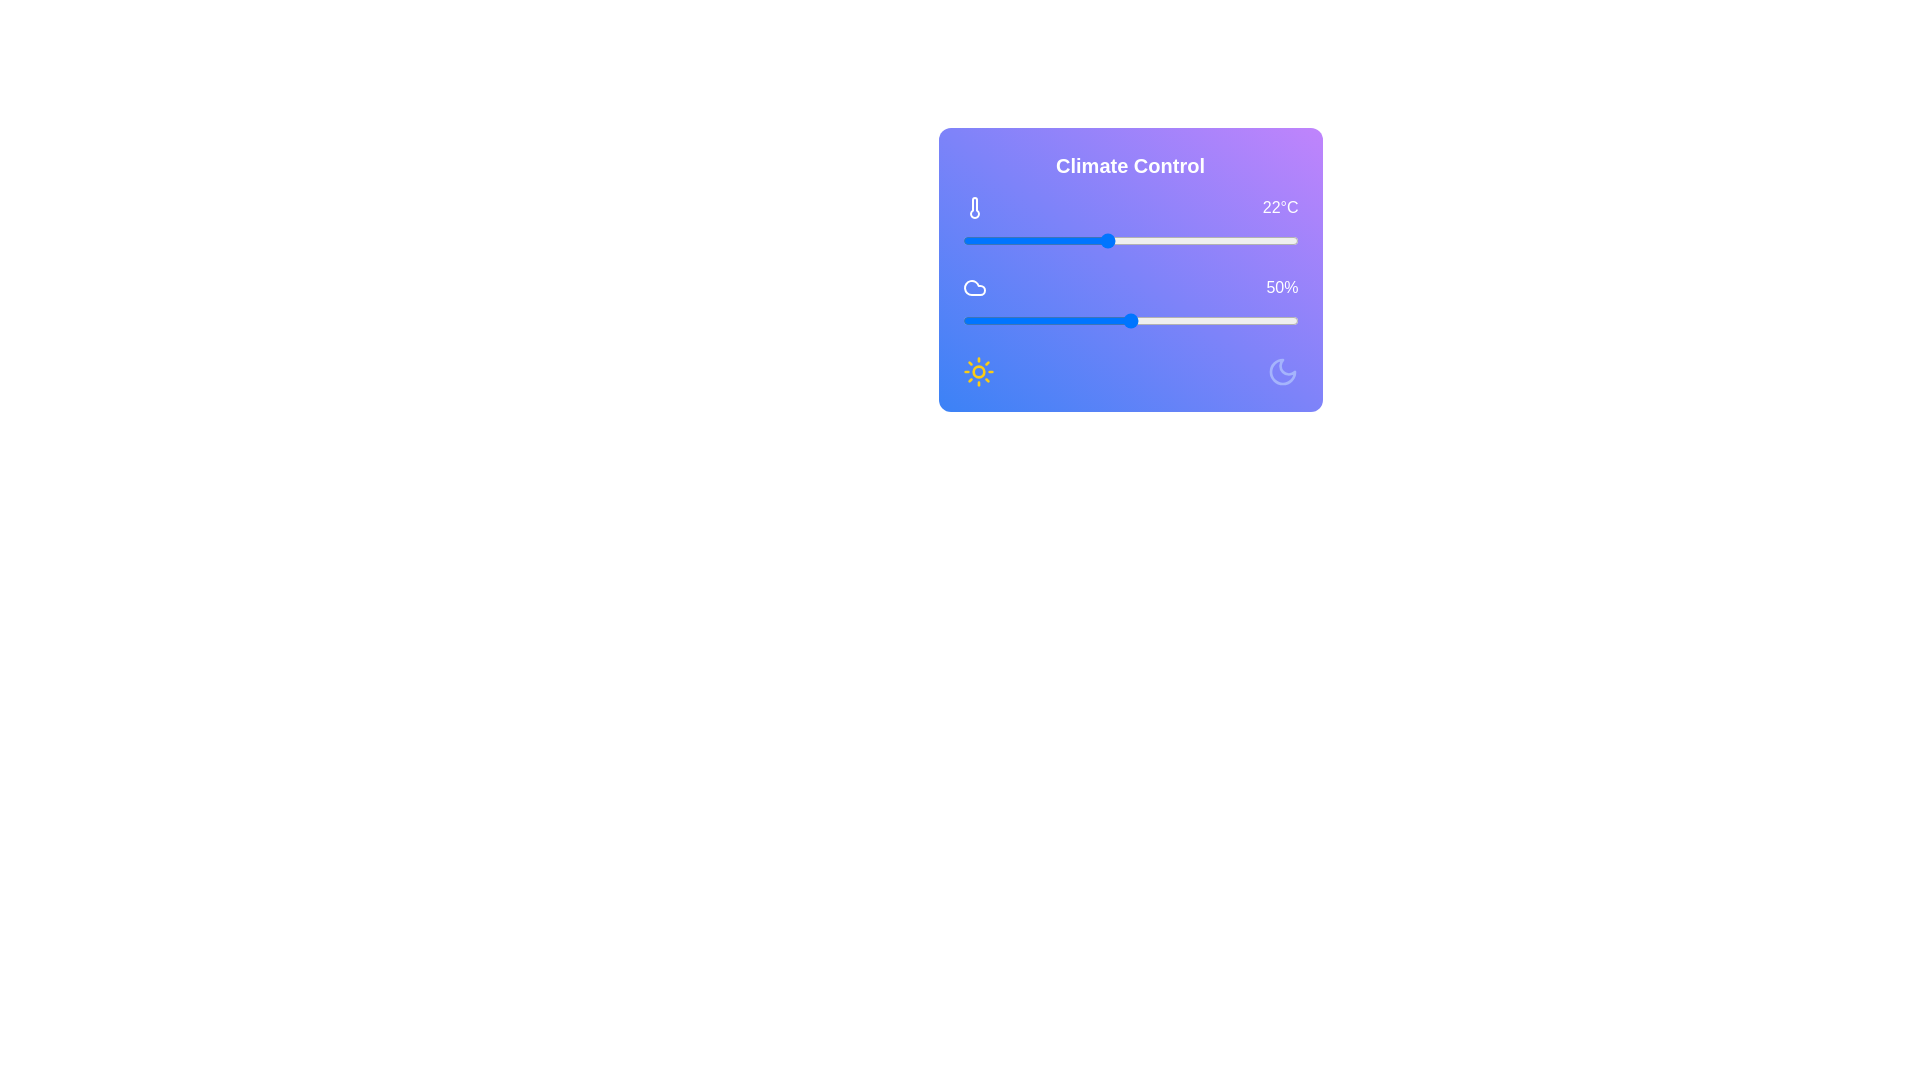 The width and height of the screenshot is (1920, 1080). Describe the element at coordinates (1150, 288) in the screenshot. I see `the slider` at that location.